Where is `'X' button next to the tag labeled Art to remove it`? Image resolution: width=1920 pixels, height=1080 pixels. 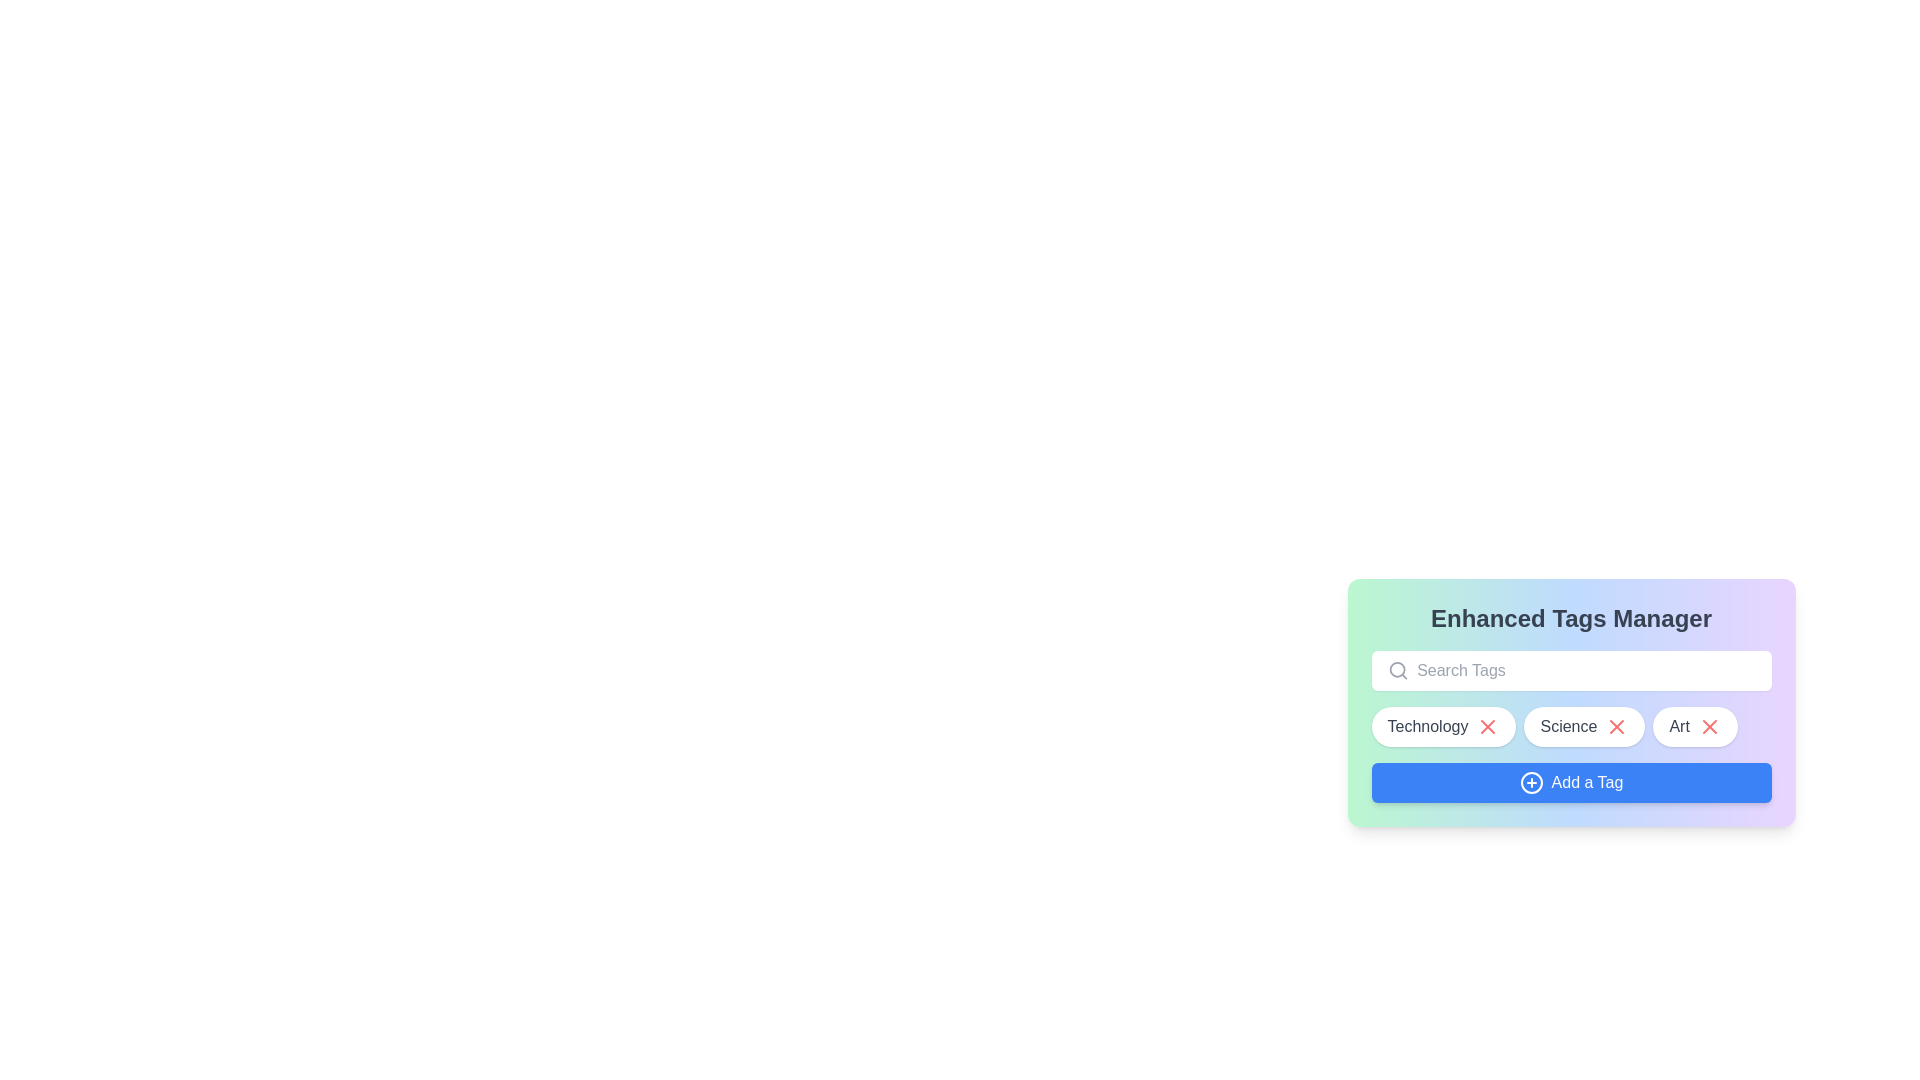 'X' button next to the tag labeled Art to remove it is located at coordinates (1708, 726).